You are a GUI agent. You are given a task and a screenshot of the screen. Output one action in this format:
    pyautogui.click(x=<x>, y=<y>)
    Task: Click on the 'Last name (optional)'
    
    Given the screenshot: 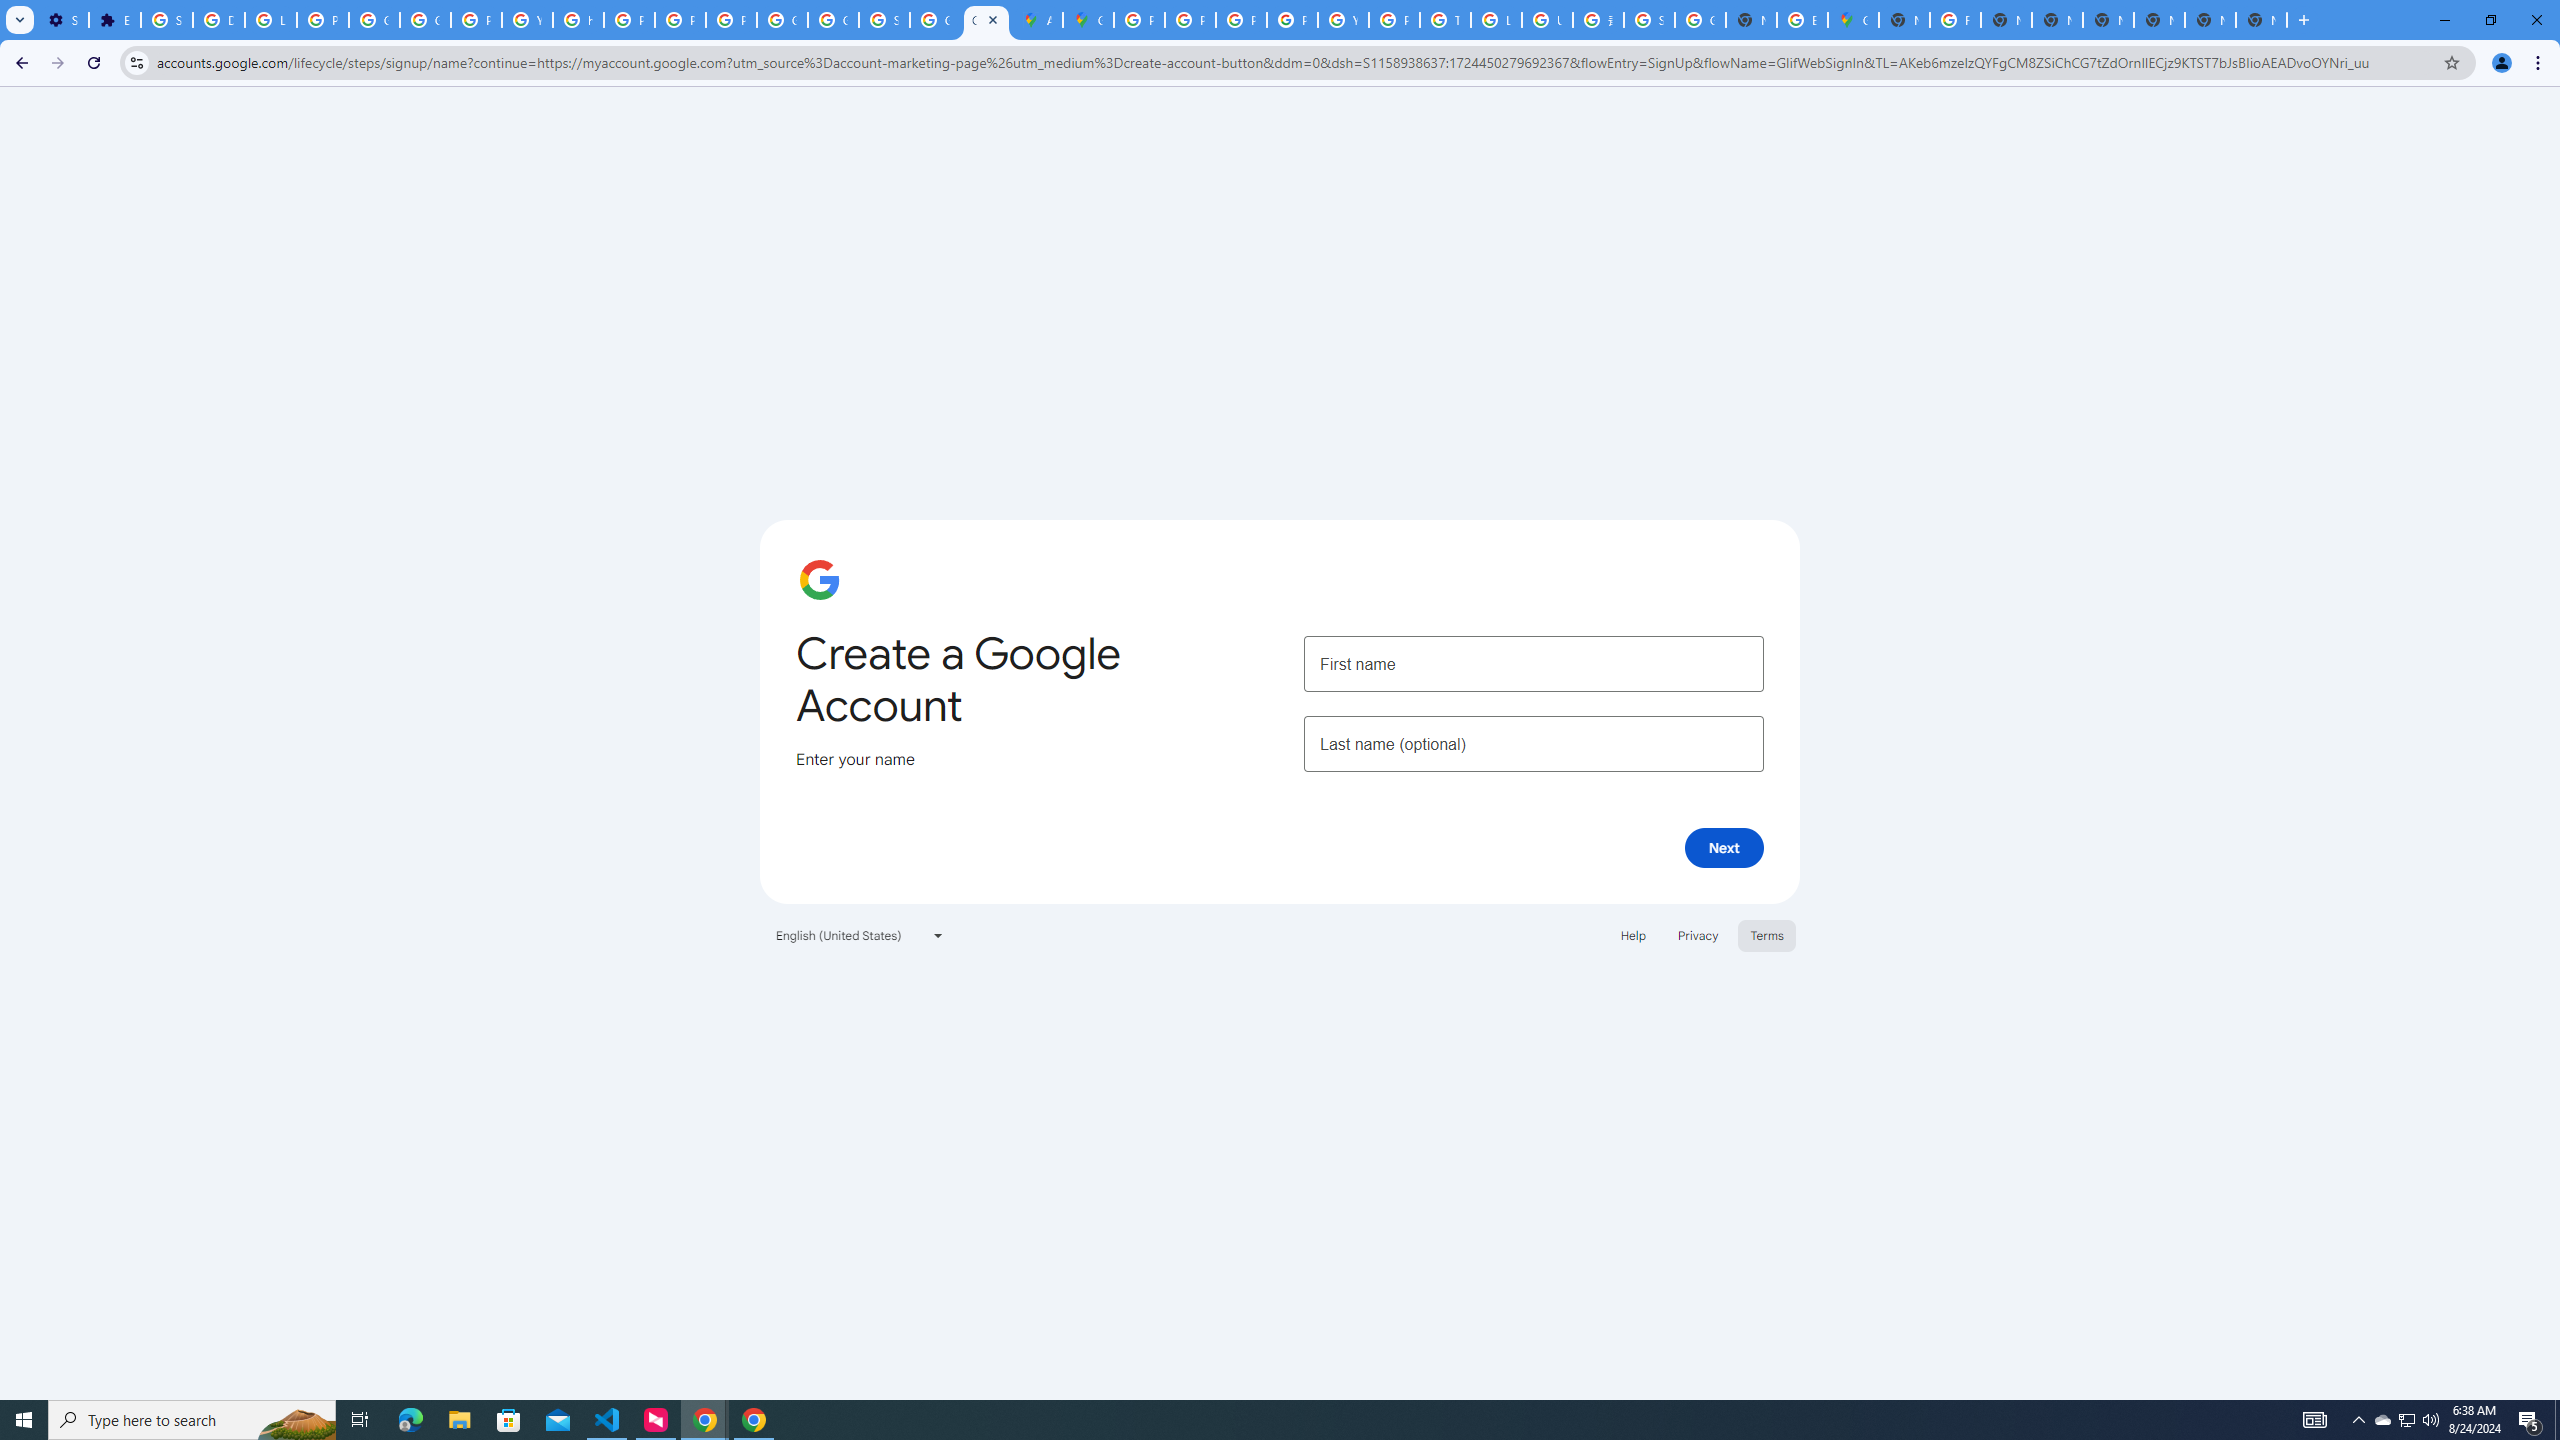 What is the action you would take?
    pyautogui.click(x=1532, y=742)
    